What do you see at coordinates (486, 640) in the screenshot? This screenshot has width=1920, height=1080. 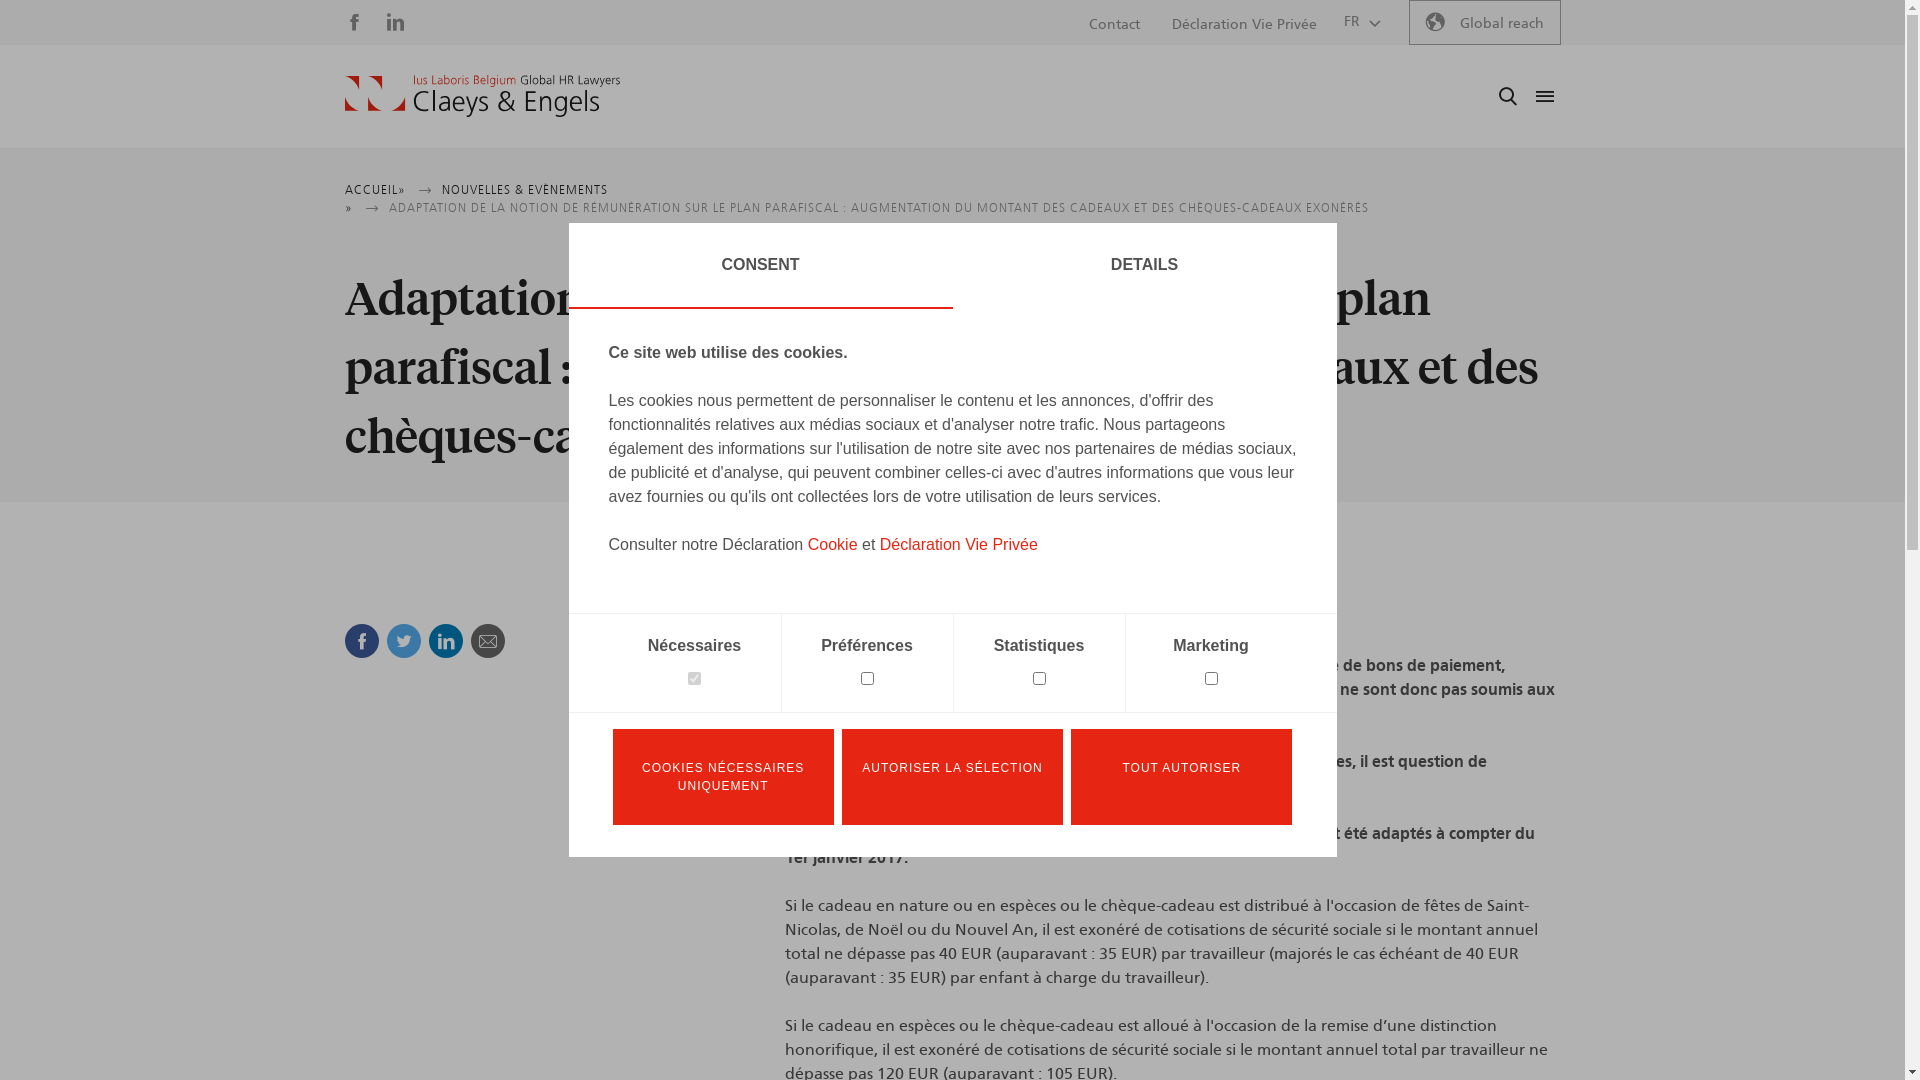 I see `'Courriel'` at bounding box center [486, 640].